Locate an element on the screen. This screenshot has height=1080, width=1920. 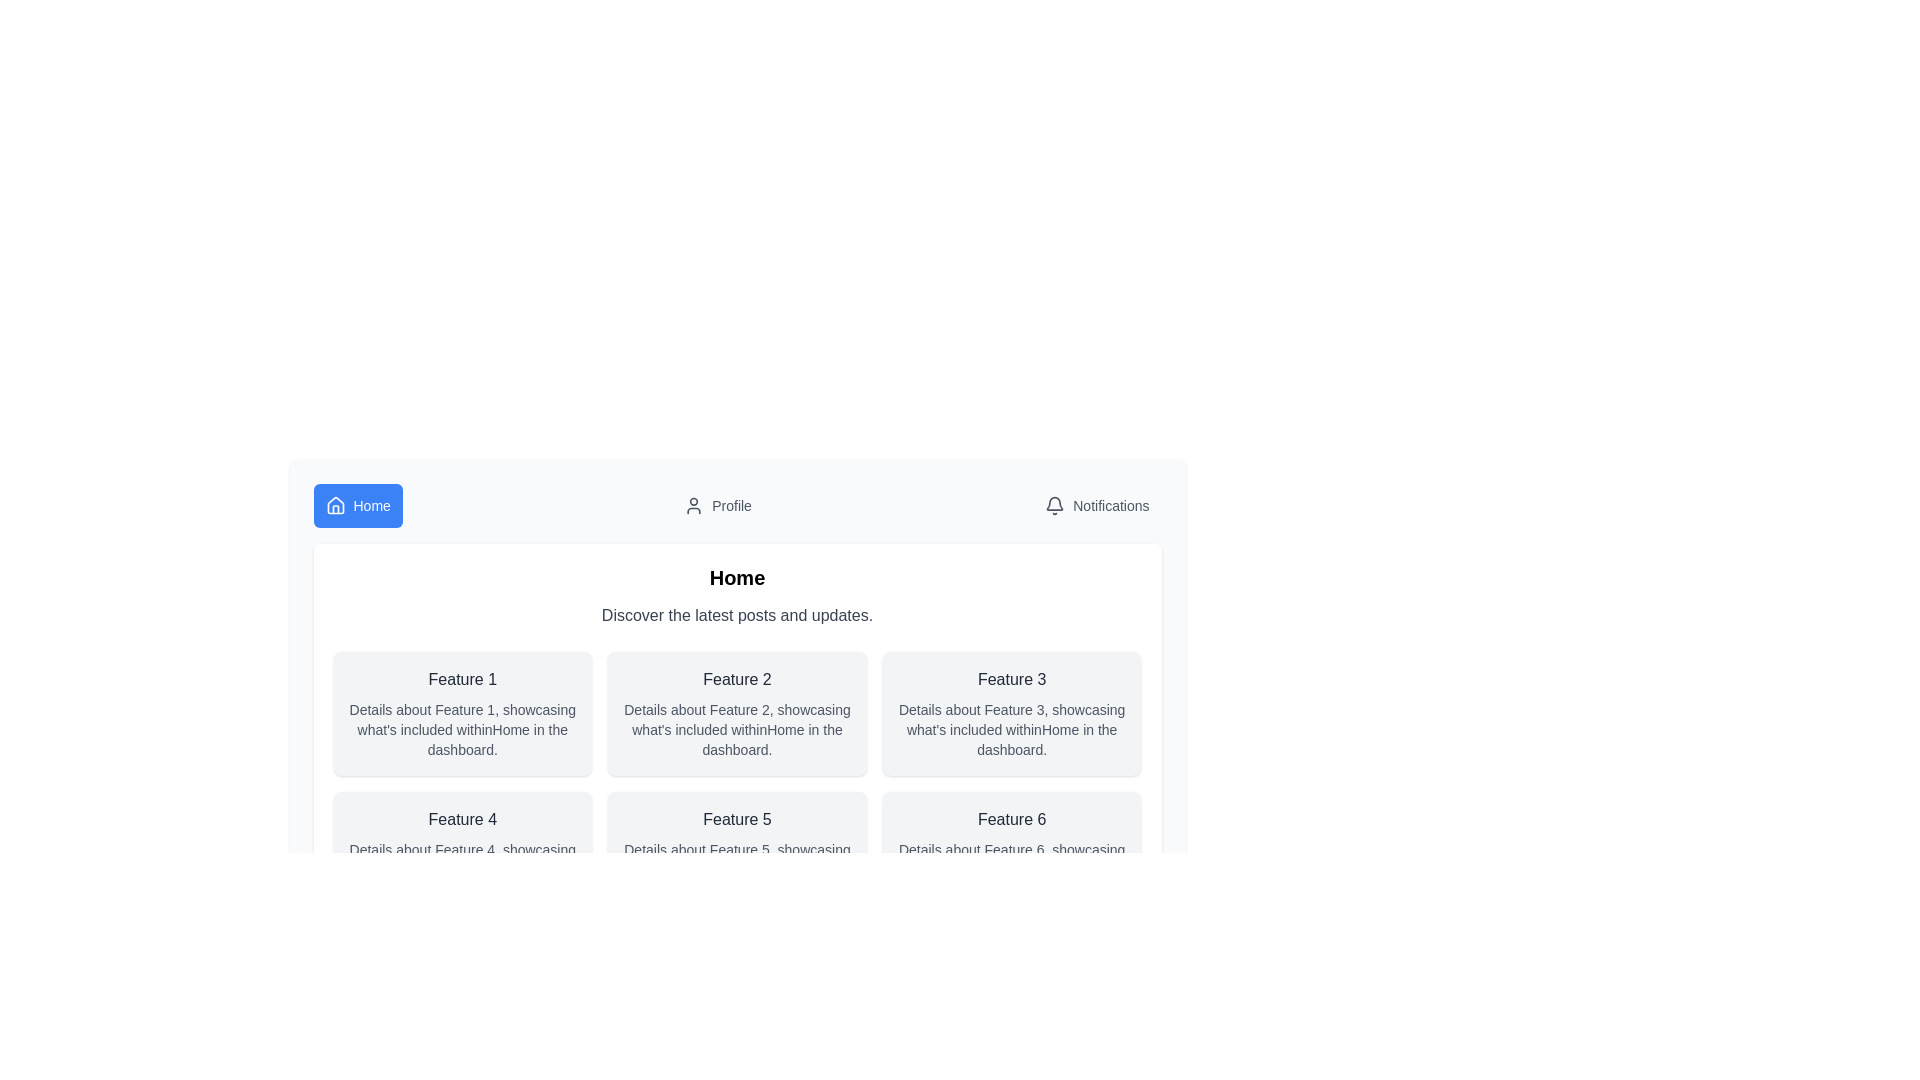
the 'Feature 3' static label text is located at coordinates (1012, 678).